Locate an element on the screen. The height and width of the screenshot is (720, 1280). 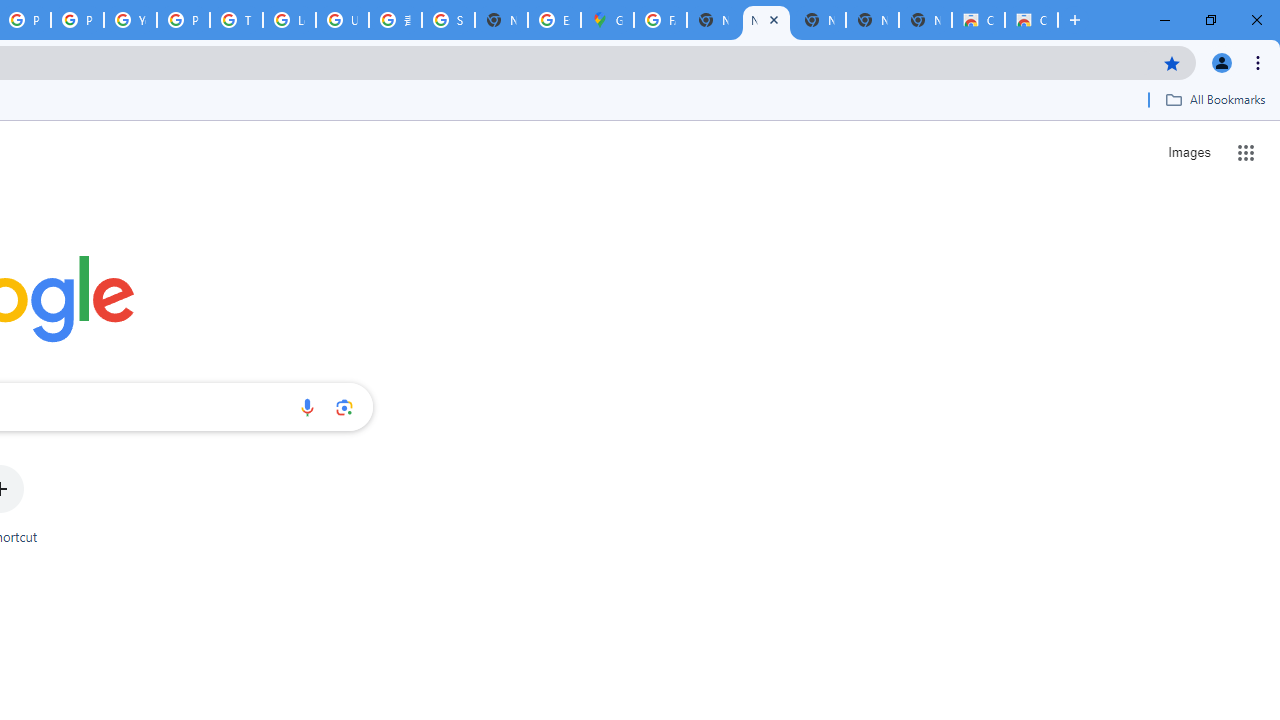
'Classic Blue - Chrome Web Store' is located at coordinates (978, 20).